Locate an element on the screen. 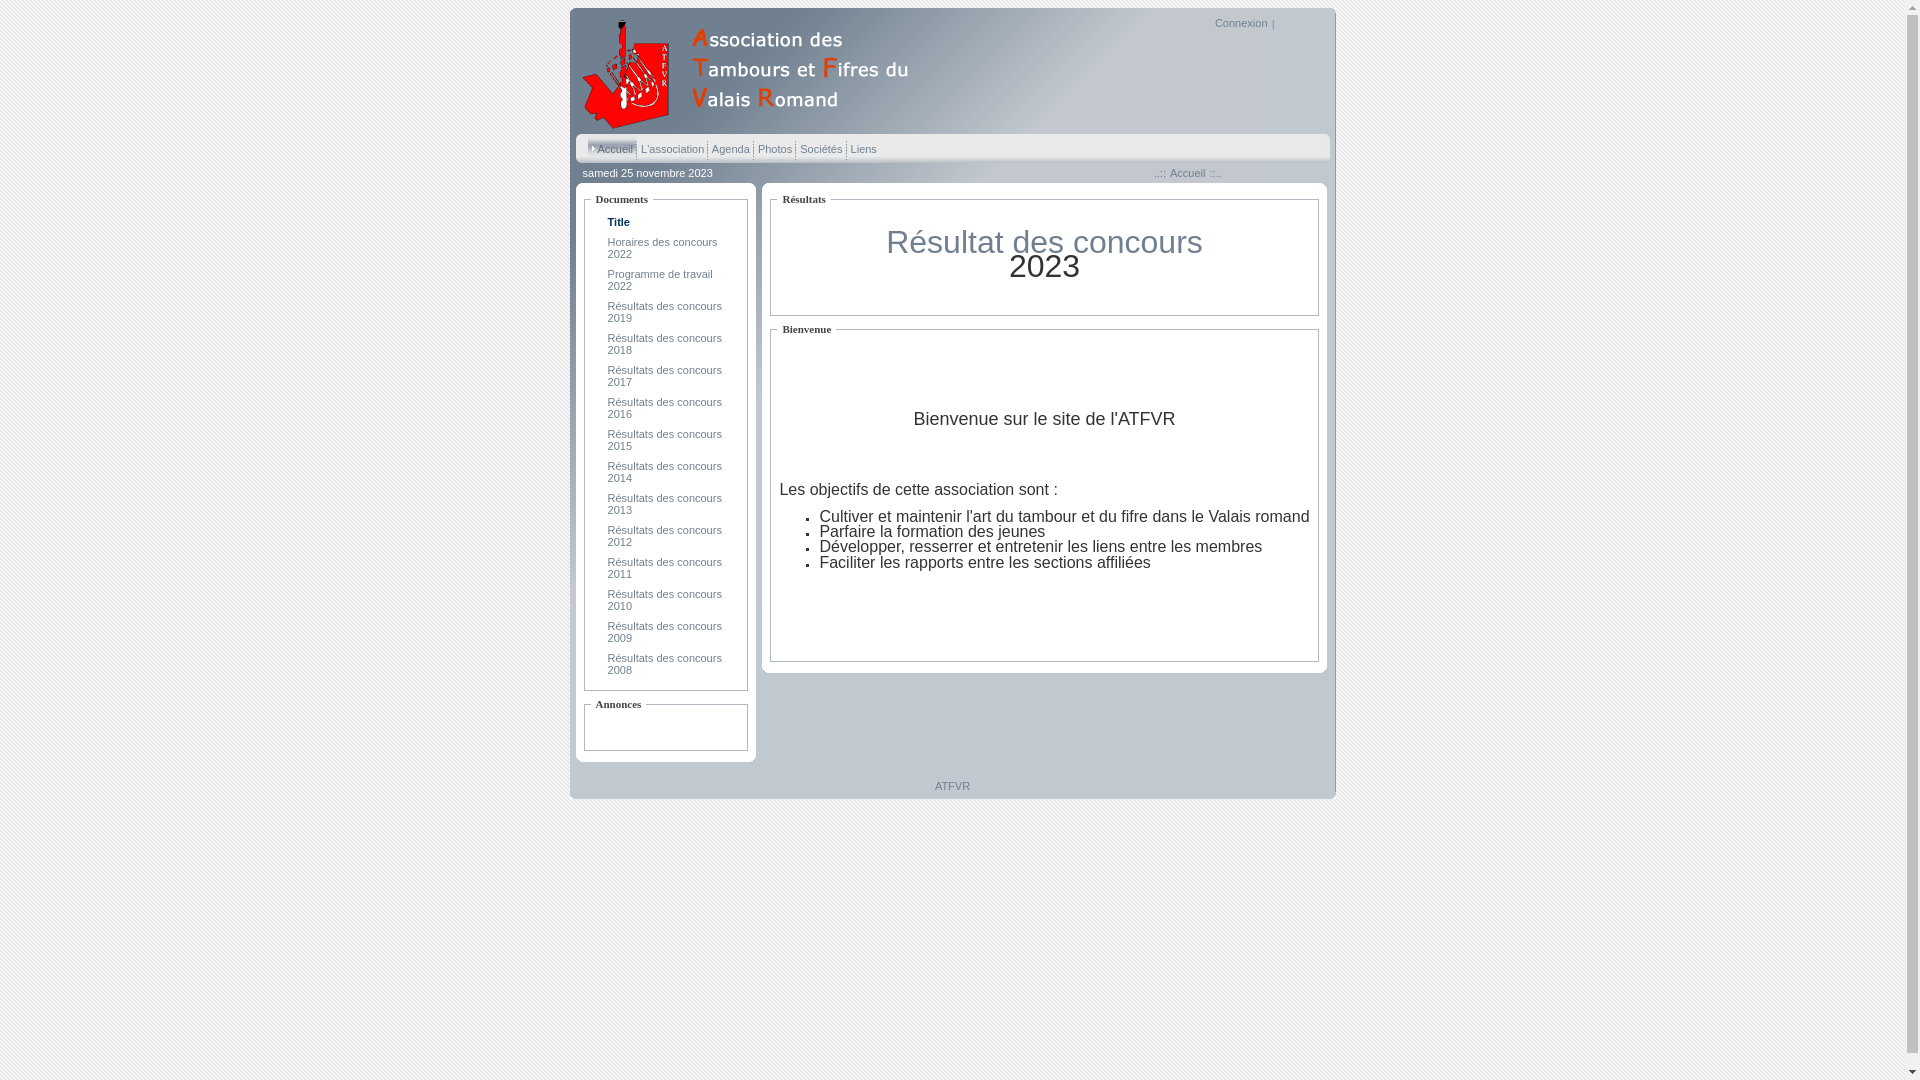  'Horaires des concours 2022' is located at coordinates (662, 246).